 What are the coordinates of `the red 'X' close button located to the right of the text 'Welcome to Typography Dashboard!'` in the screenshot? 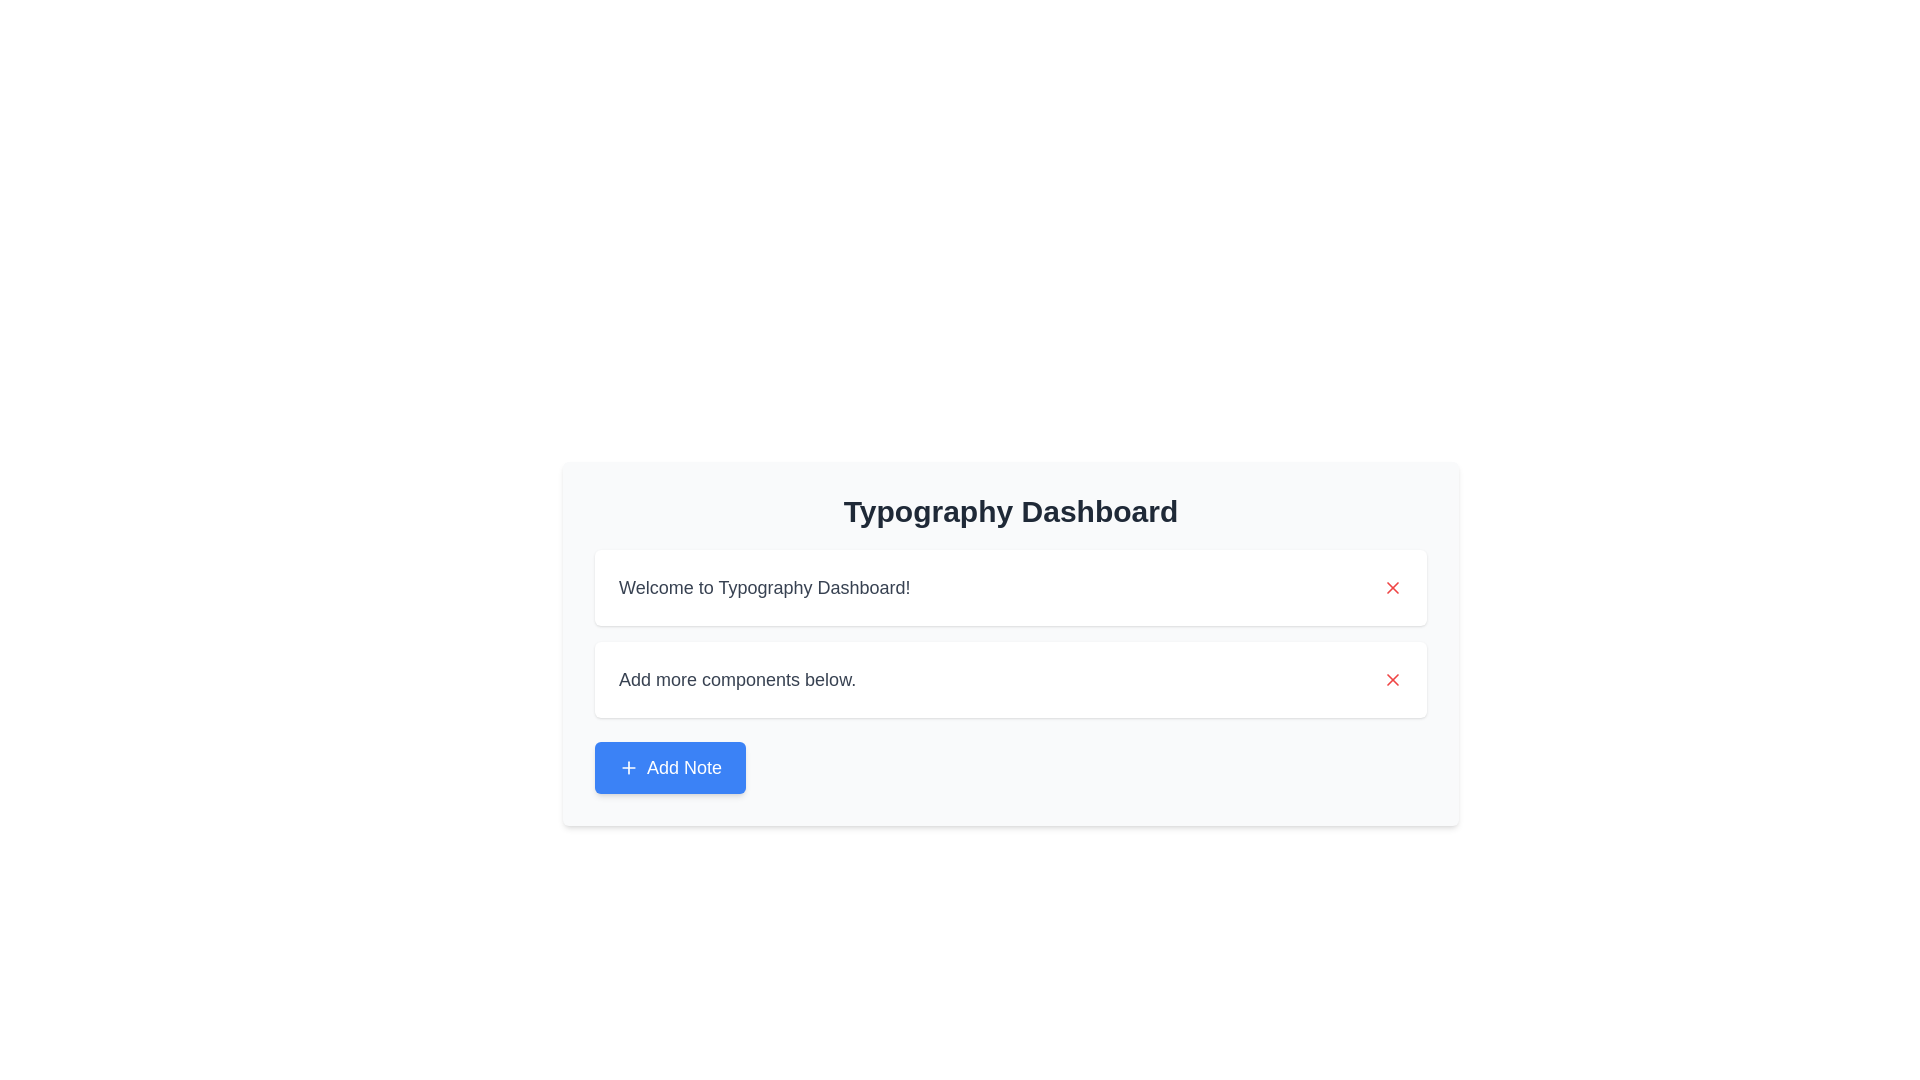 It's located at (1391, 586).